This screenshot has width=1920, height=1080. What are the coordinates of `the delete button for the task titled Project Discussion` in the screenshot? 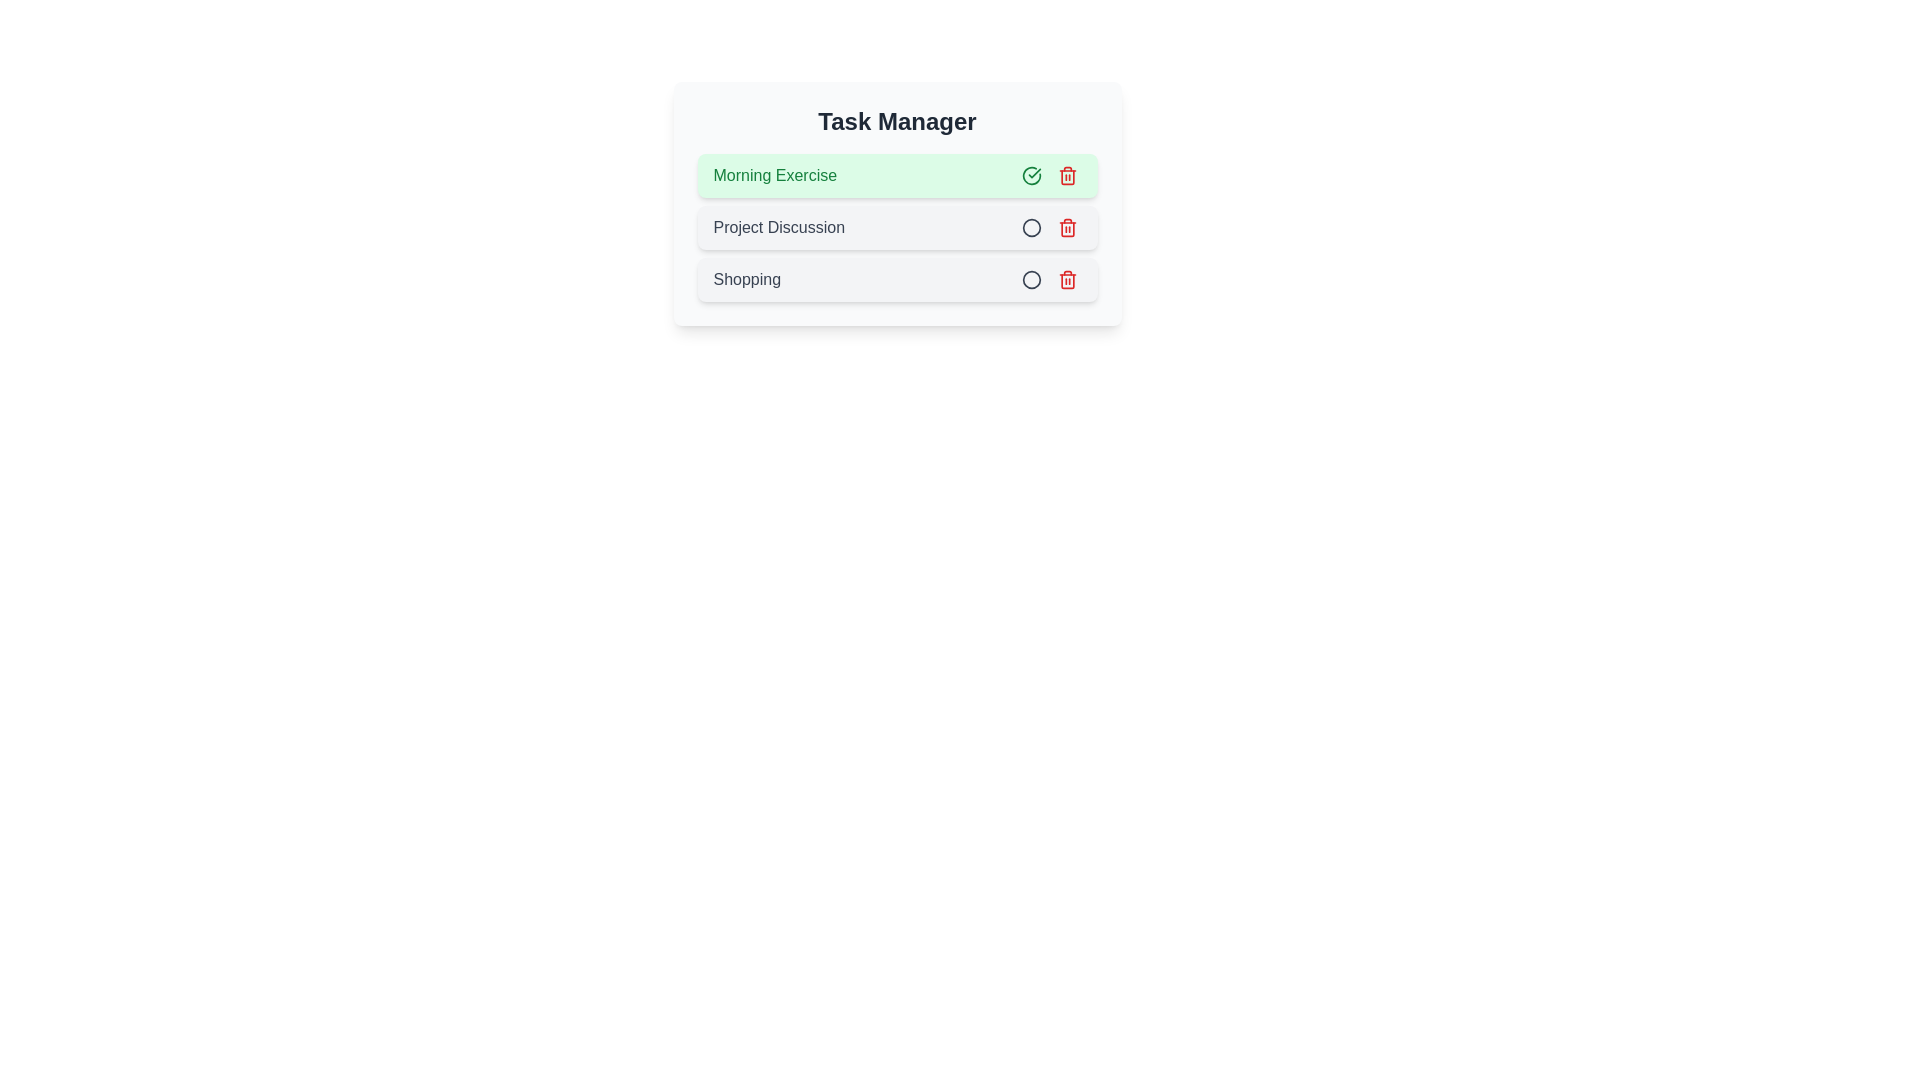 It's located at (1066, 226).